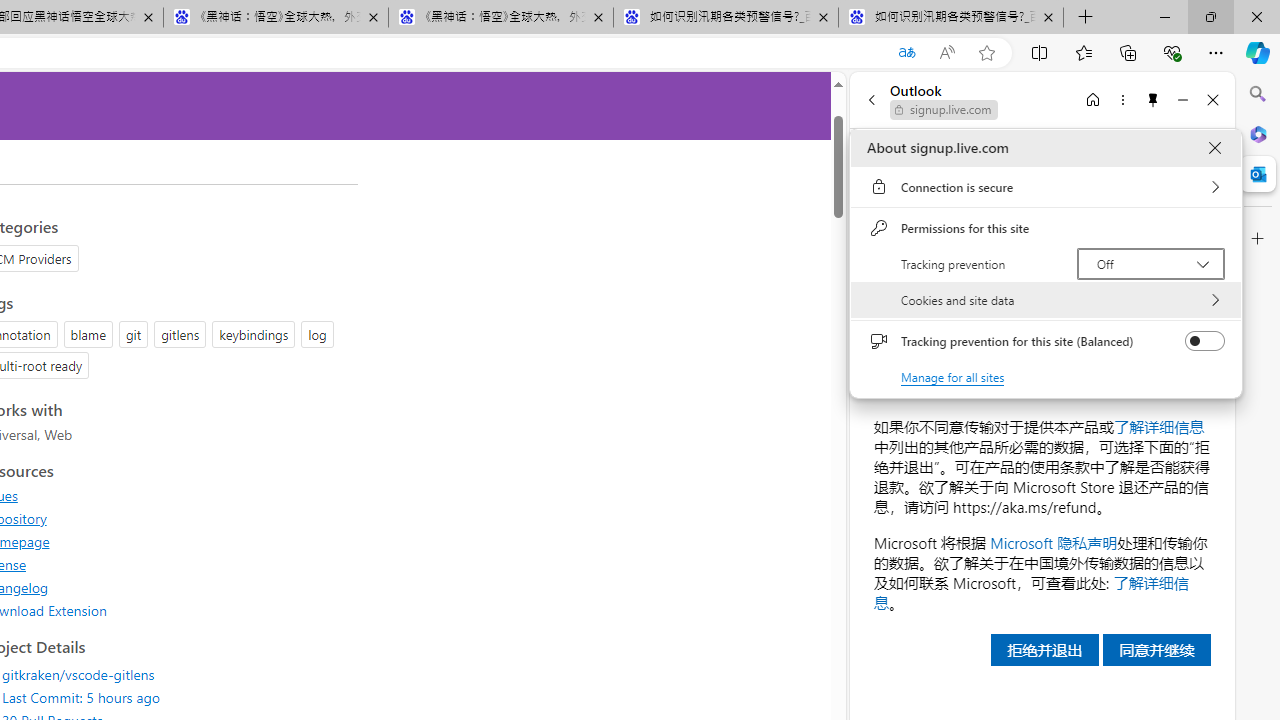  What do you see at coordinates (1045, 300) in the screenshot?
I see `'Cookies and site data'` at bounding box center [1045, 300].